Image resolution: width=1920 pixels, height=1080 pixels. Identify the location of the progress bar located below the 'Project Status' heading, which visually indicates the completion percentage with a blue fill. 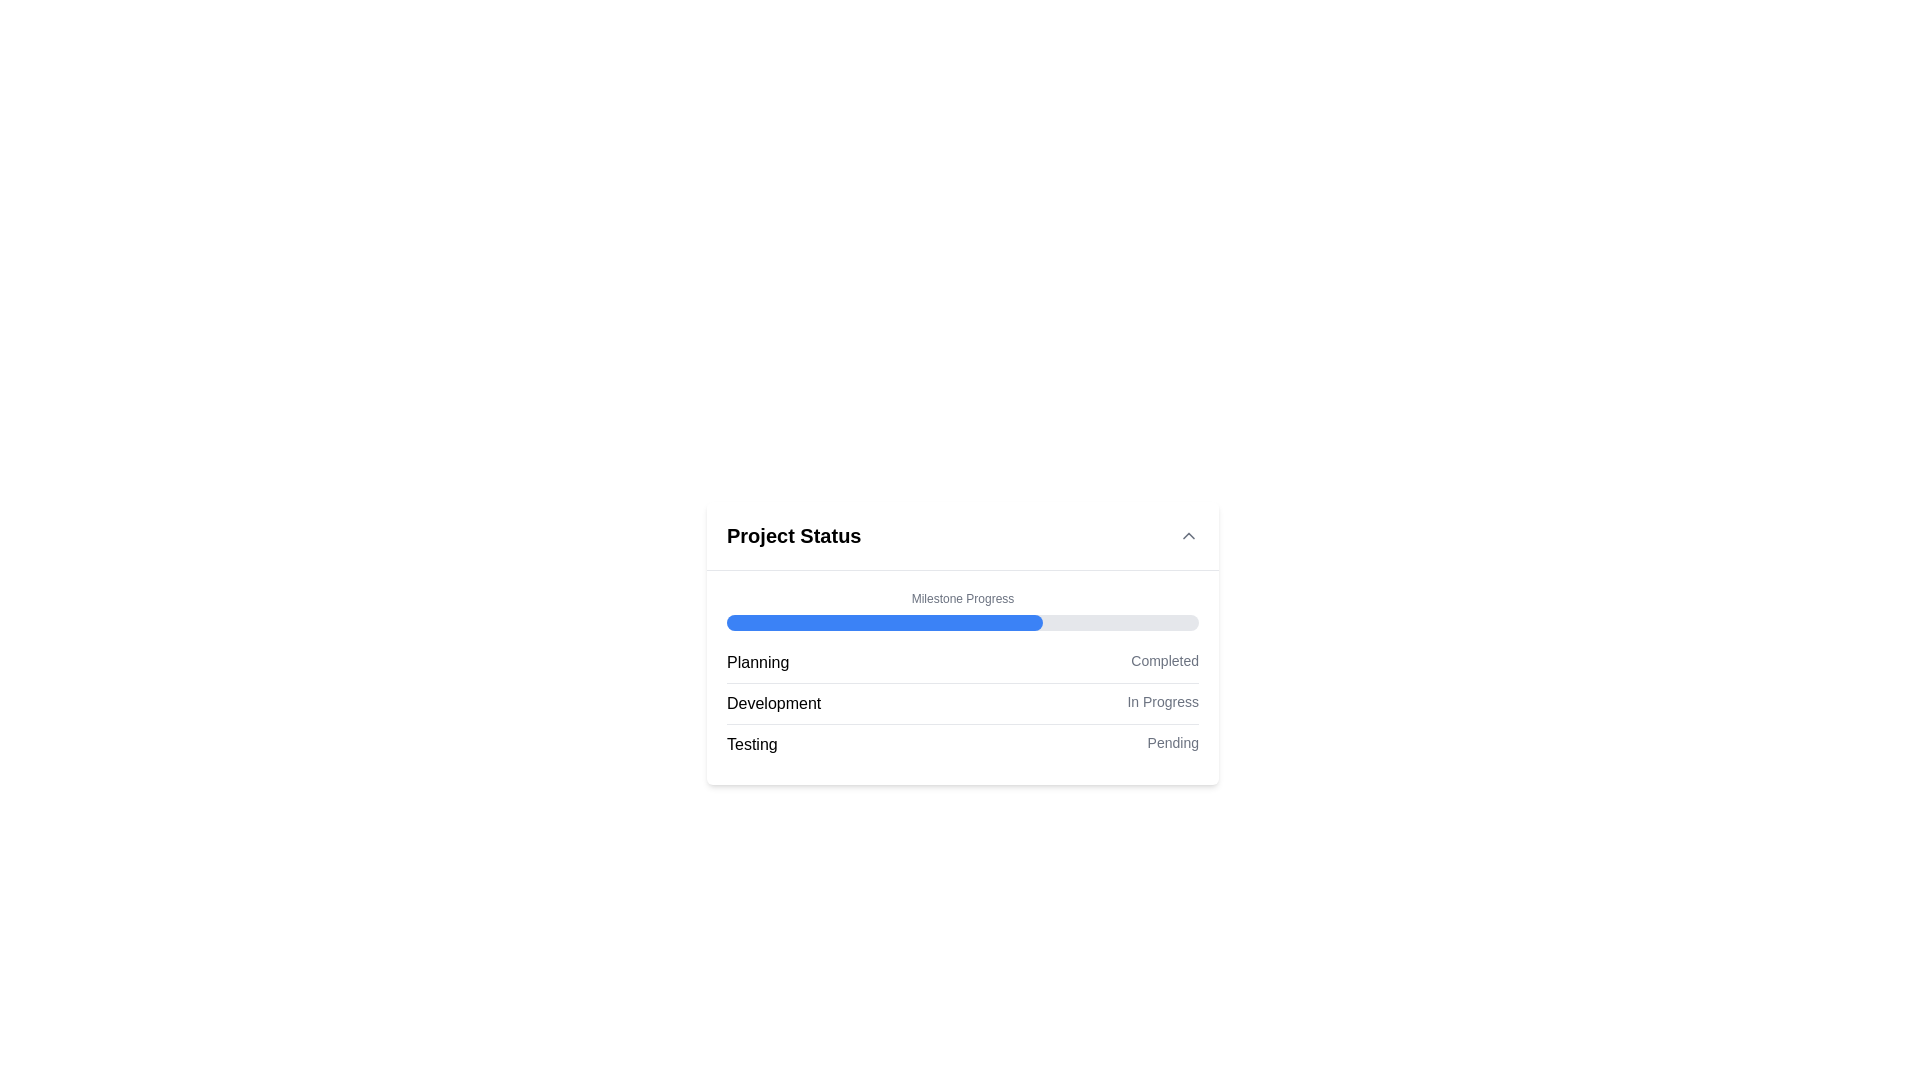
(963, 609).